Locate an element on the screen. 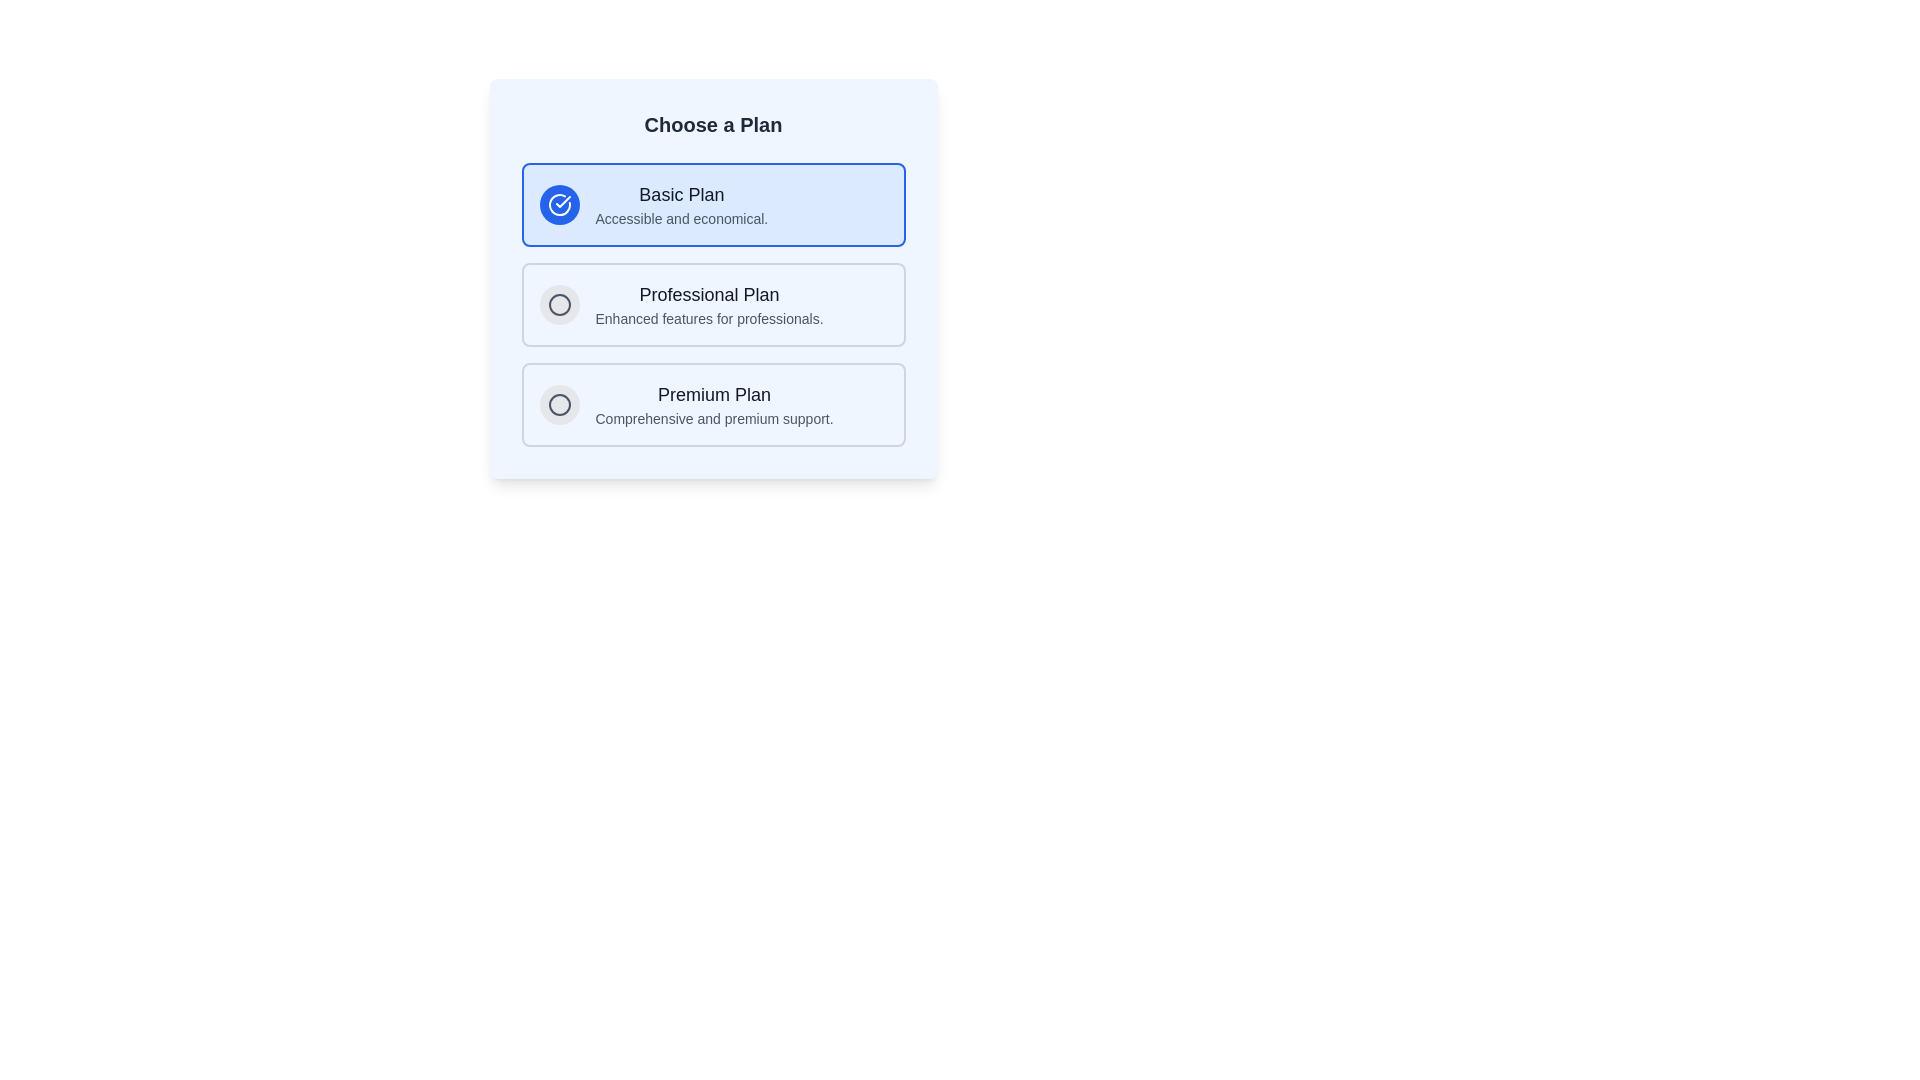  the text label that says 'Comprehensive and premium support.' located beneath the 'Premium Plan' heading is located at coordinates (714, 418).